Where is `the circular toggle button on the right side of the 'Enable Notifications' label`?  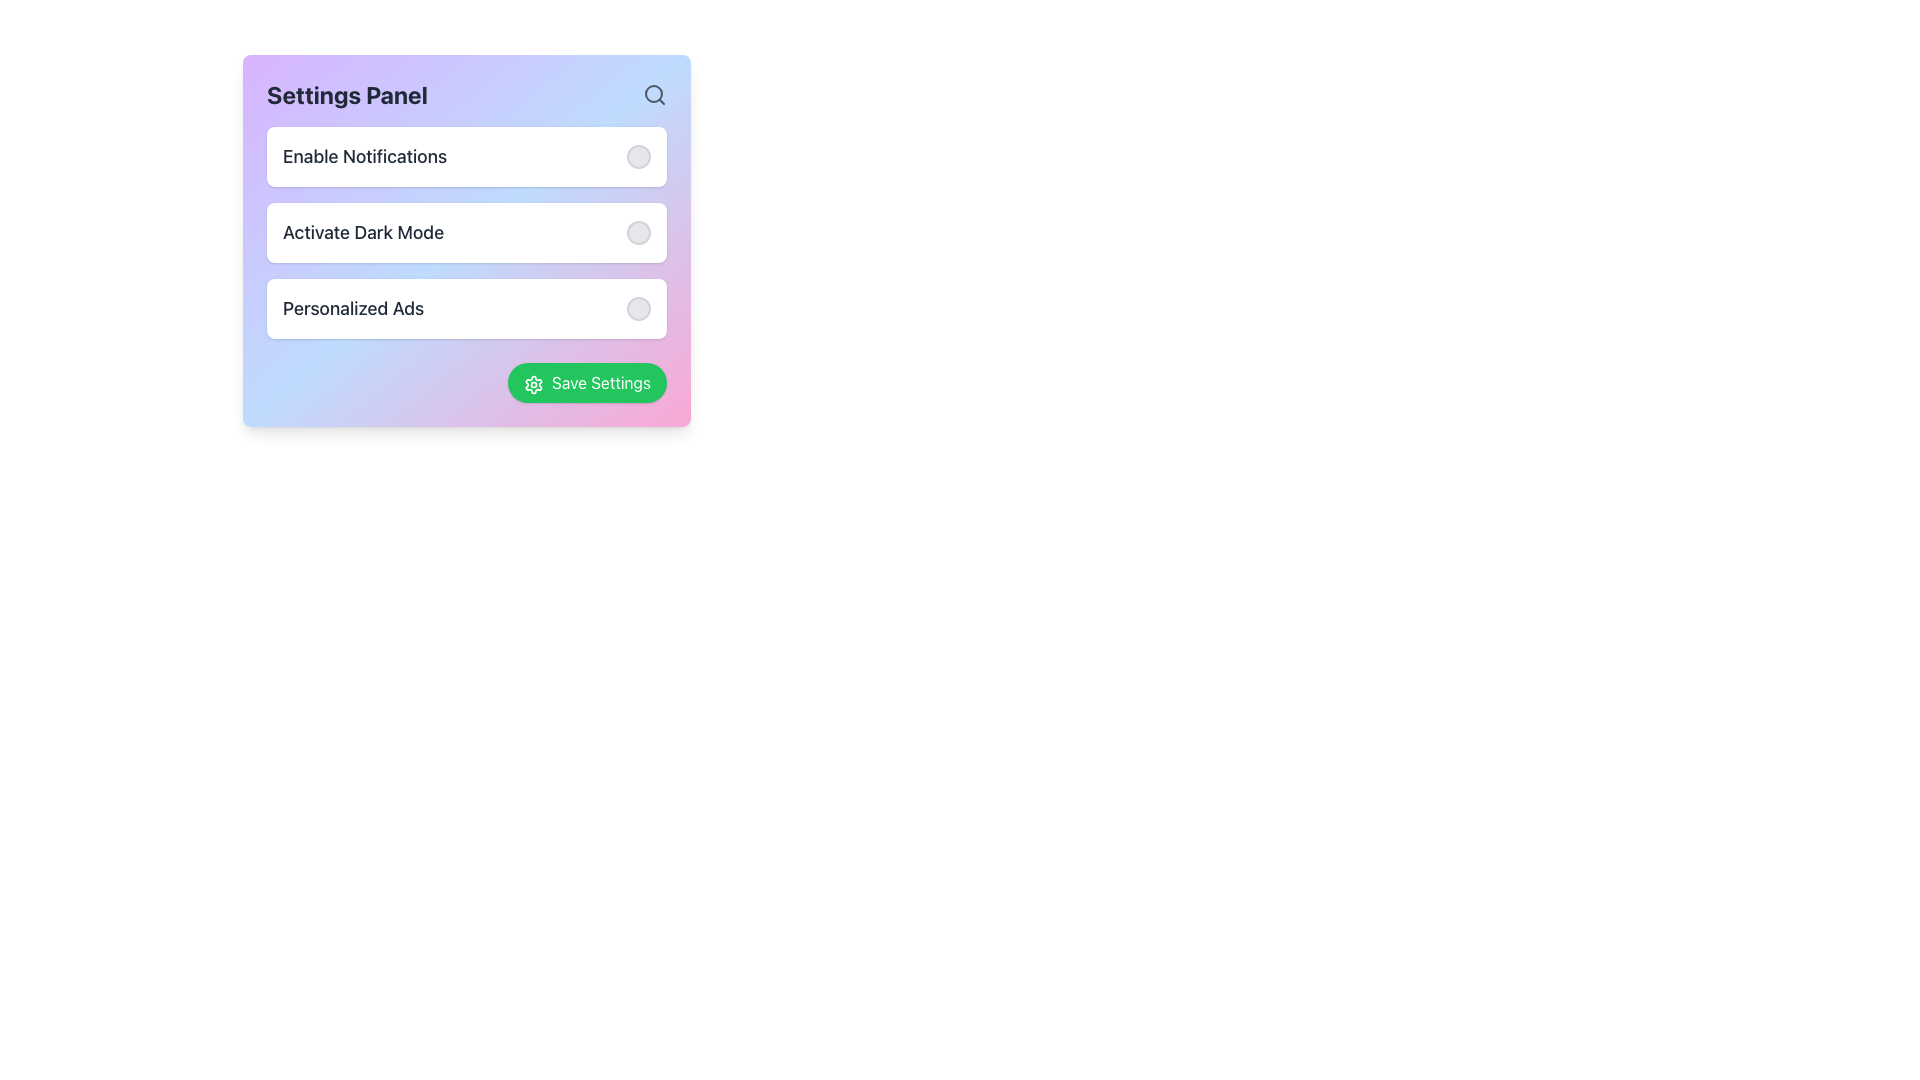
the circular toggle button on the right side of the 'Enable Notifications' label is located at coordinates (637, 156).